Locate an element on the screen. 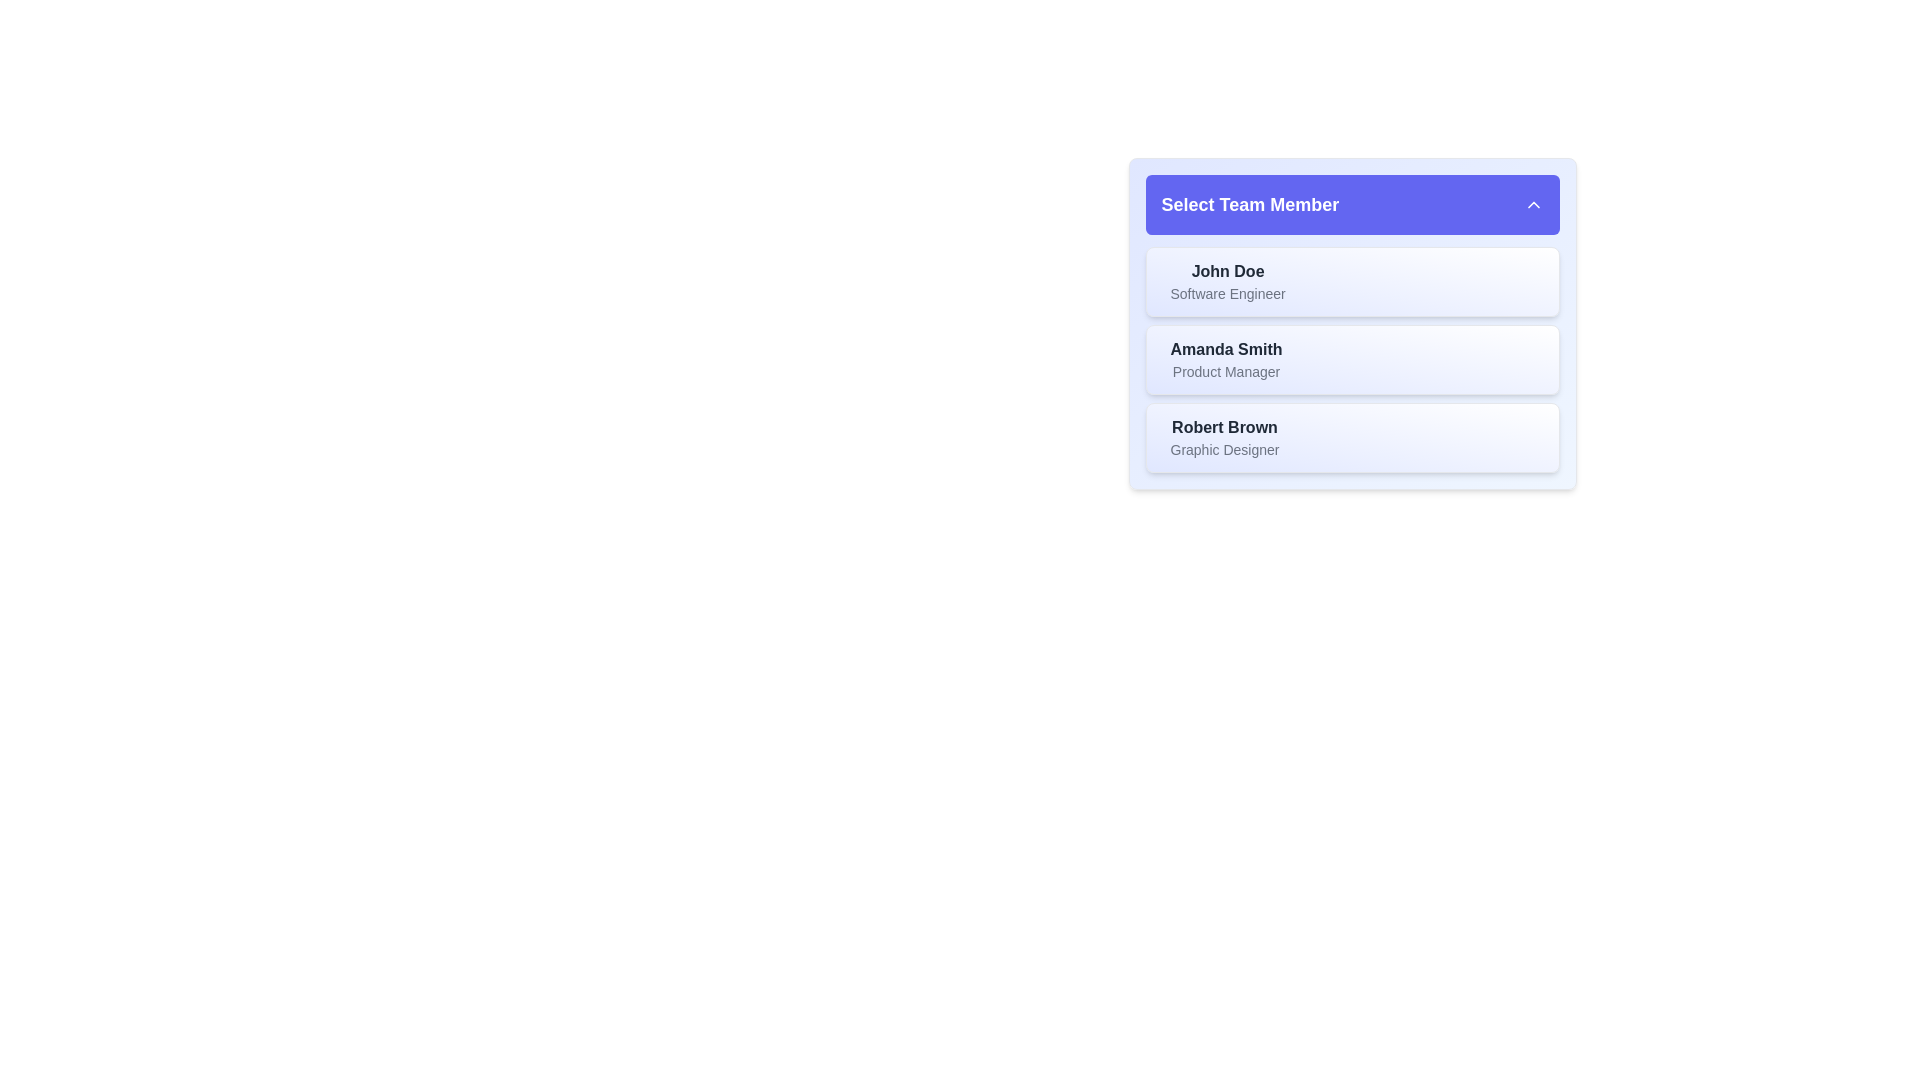 This screenshot has height=1080, width=1920. the upward-facing chevron (^) icon located at the far right of the 'Select Team Member' purple header to interact with the menu is located at coordinates (1532, 204).